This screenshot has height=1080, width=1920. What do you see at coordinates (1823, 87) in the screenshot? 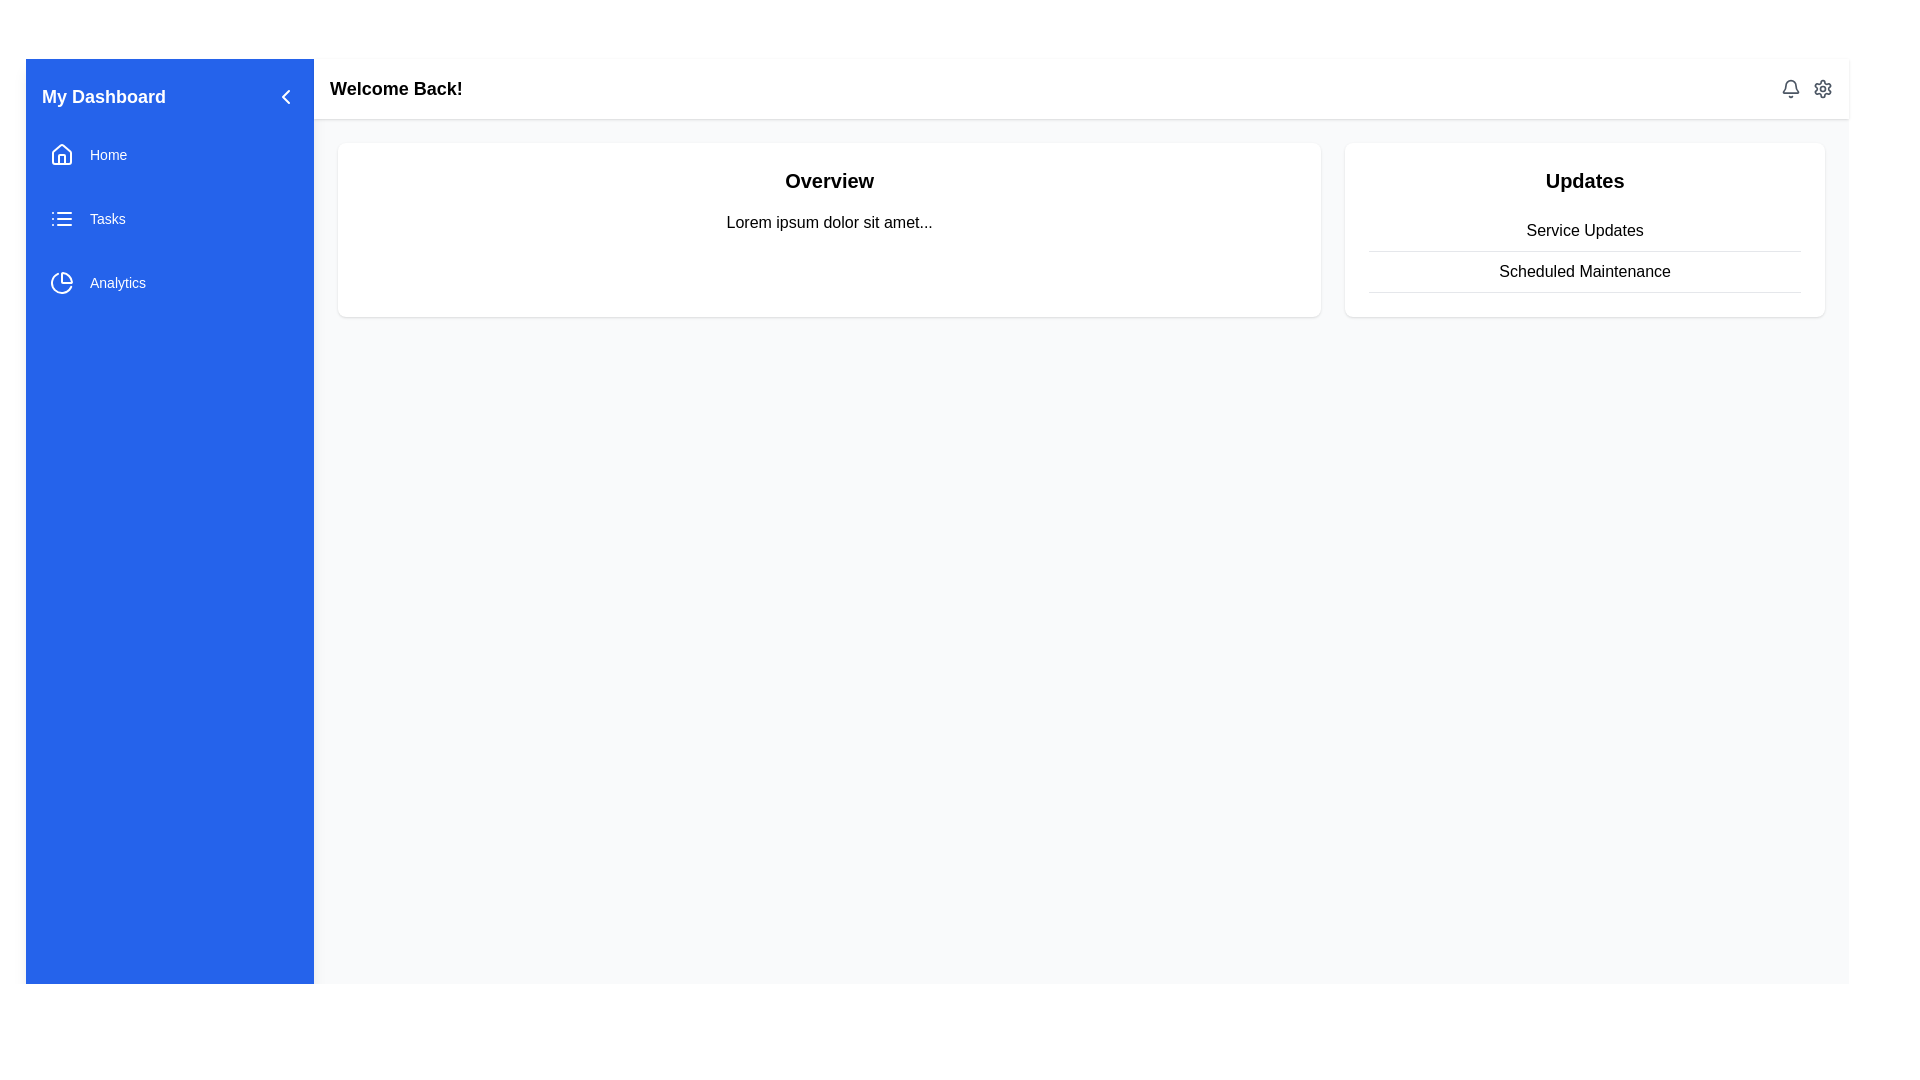
I see `the settings icon located in the top right corner of the interface, adjacent to the bell icon` at bounding box center [1823, 87].